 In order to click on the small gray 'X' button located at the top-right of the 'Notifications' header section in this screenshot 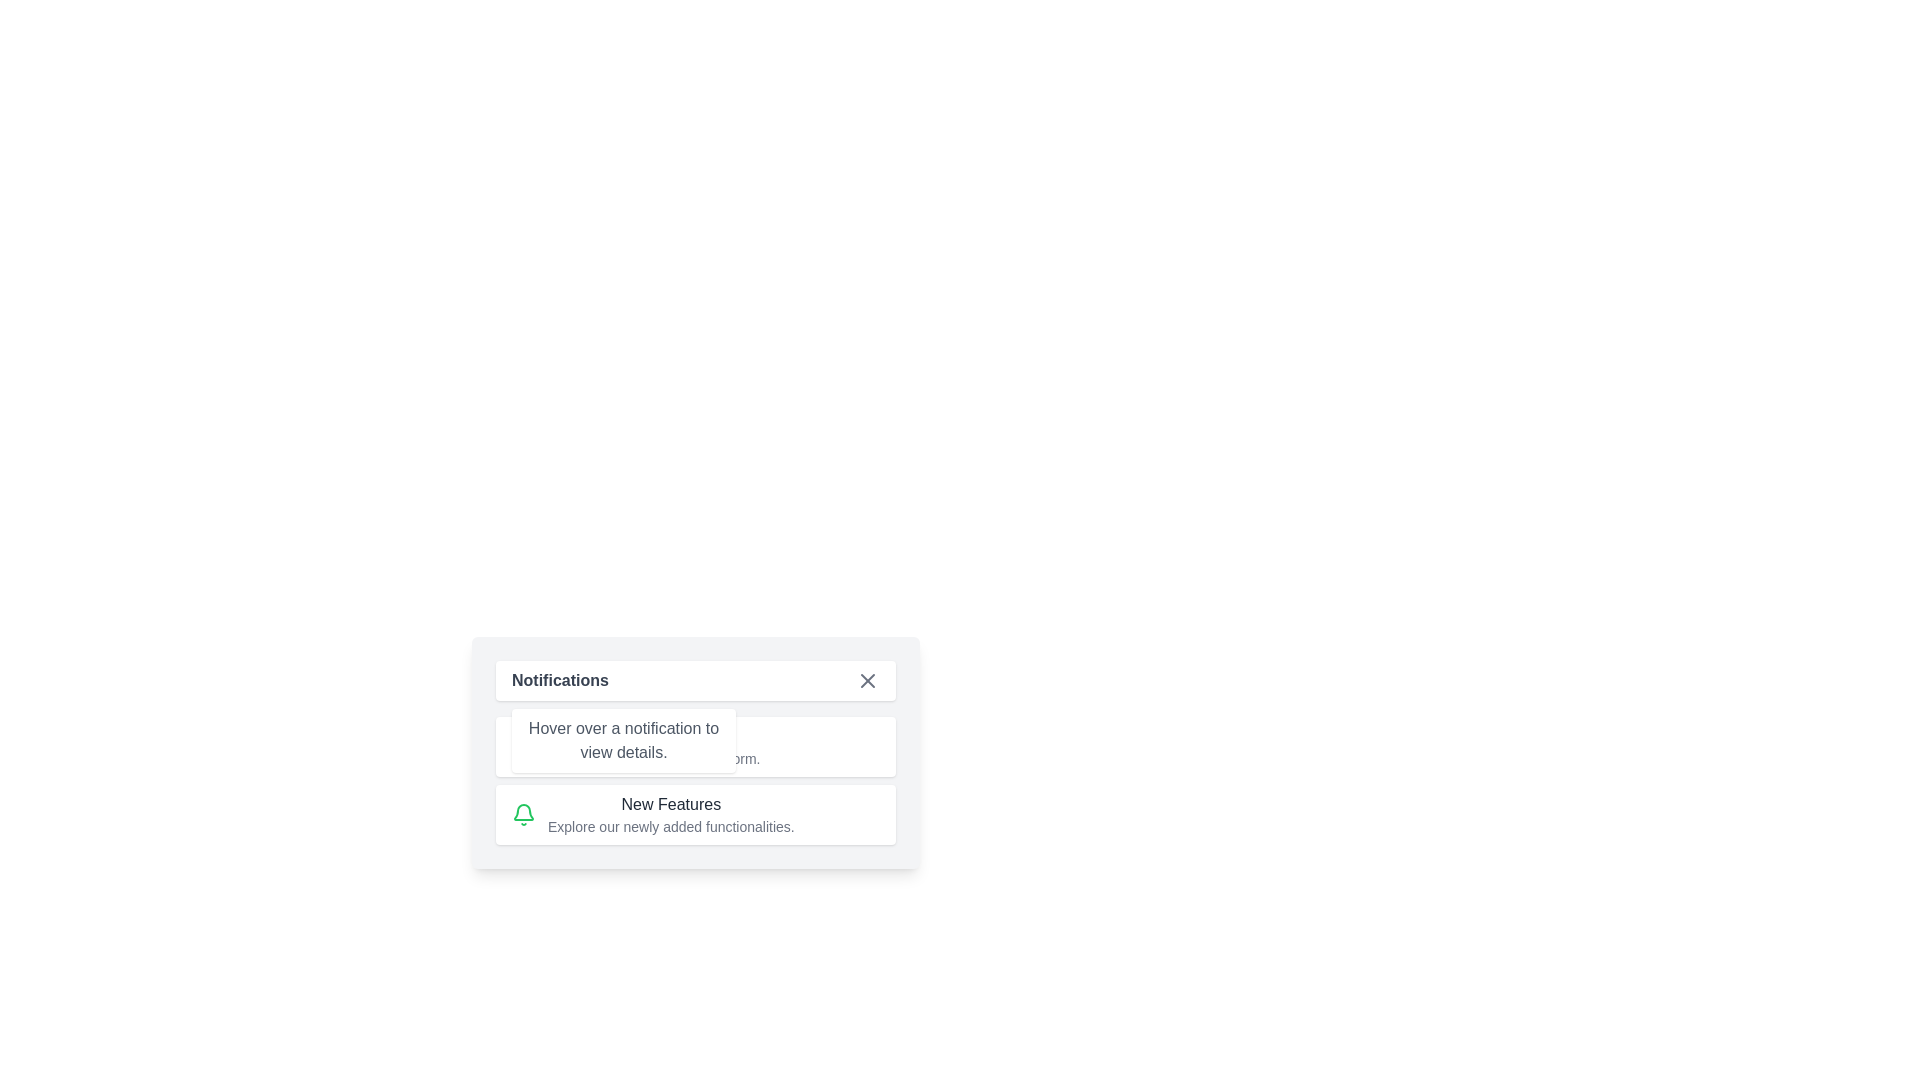, I will do `click(868, 680)`.